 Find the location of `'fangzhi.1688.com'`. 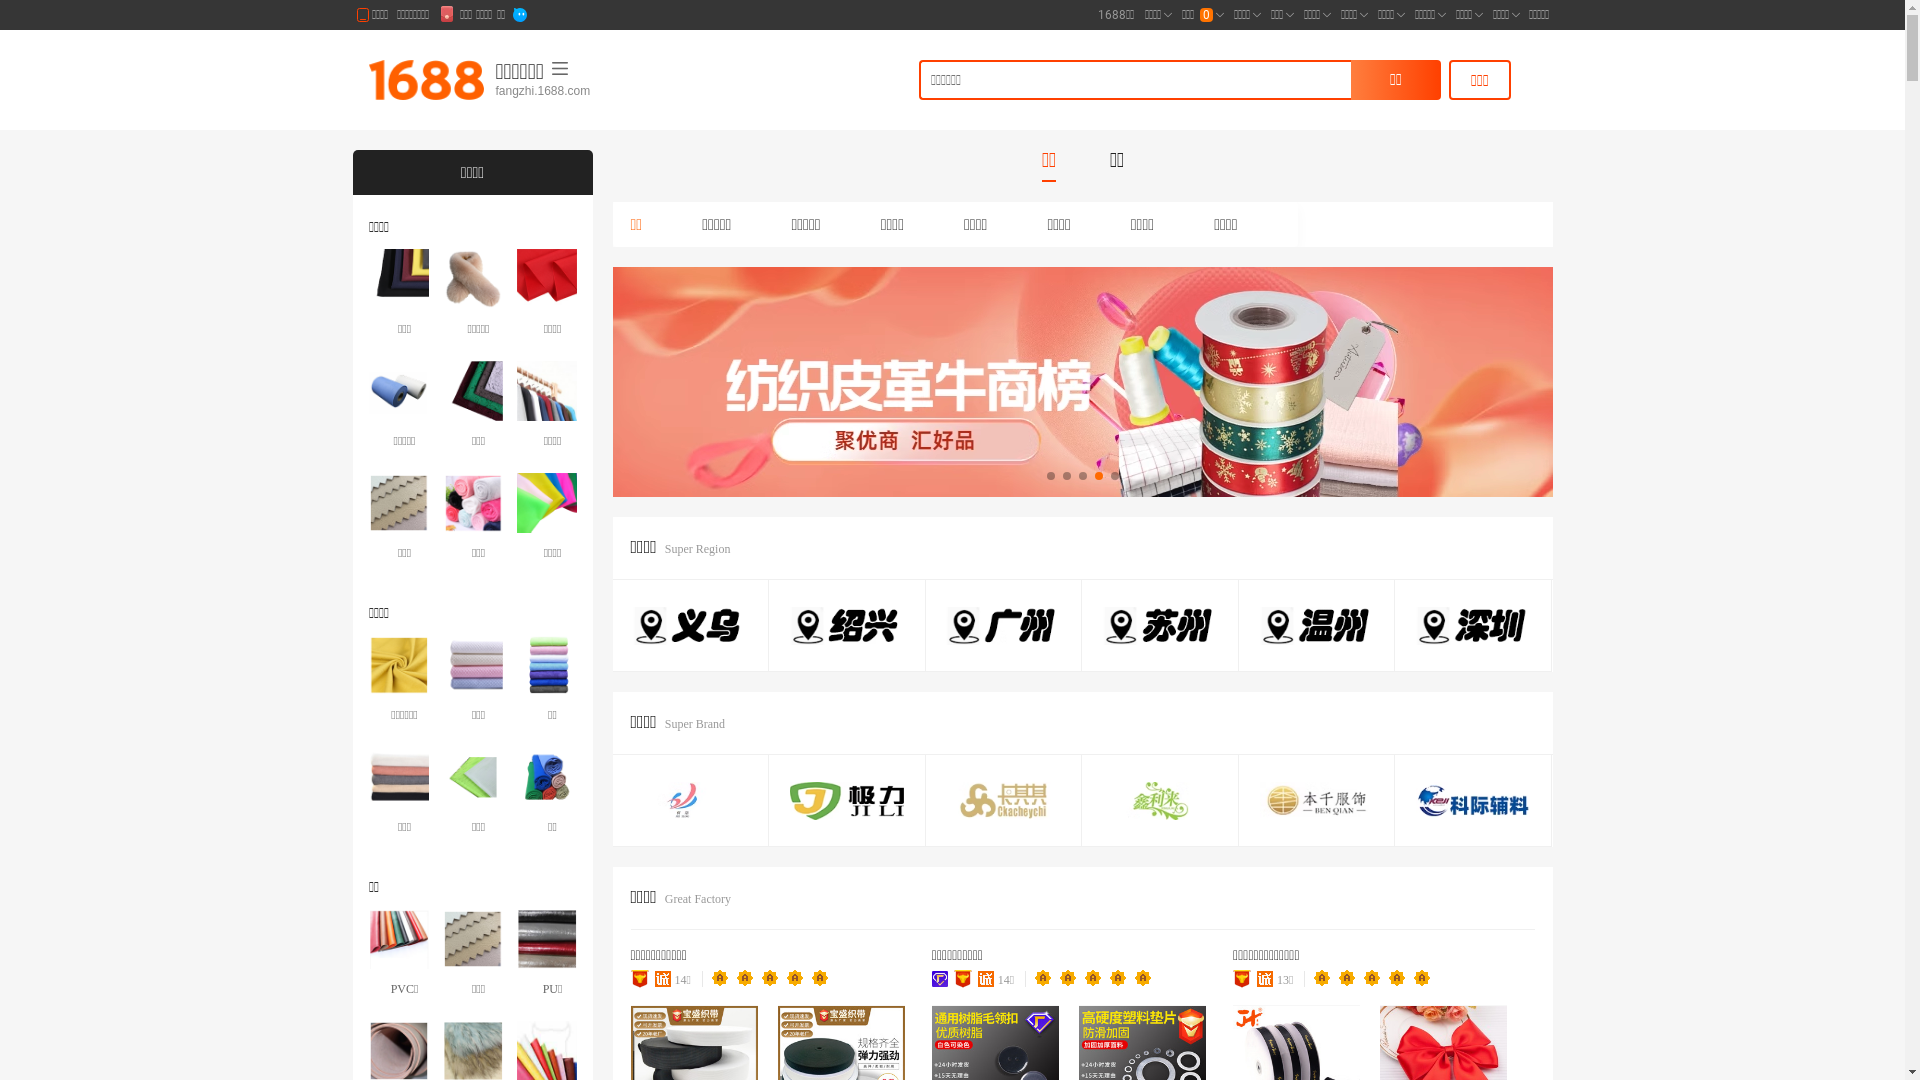

'fangzhi.1688.com' is located at coordinates (594, 91).